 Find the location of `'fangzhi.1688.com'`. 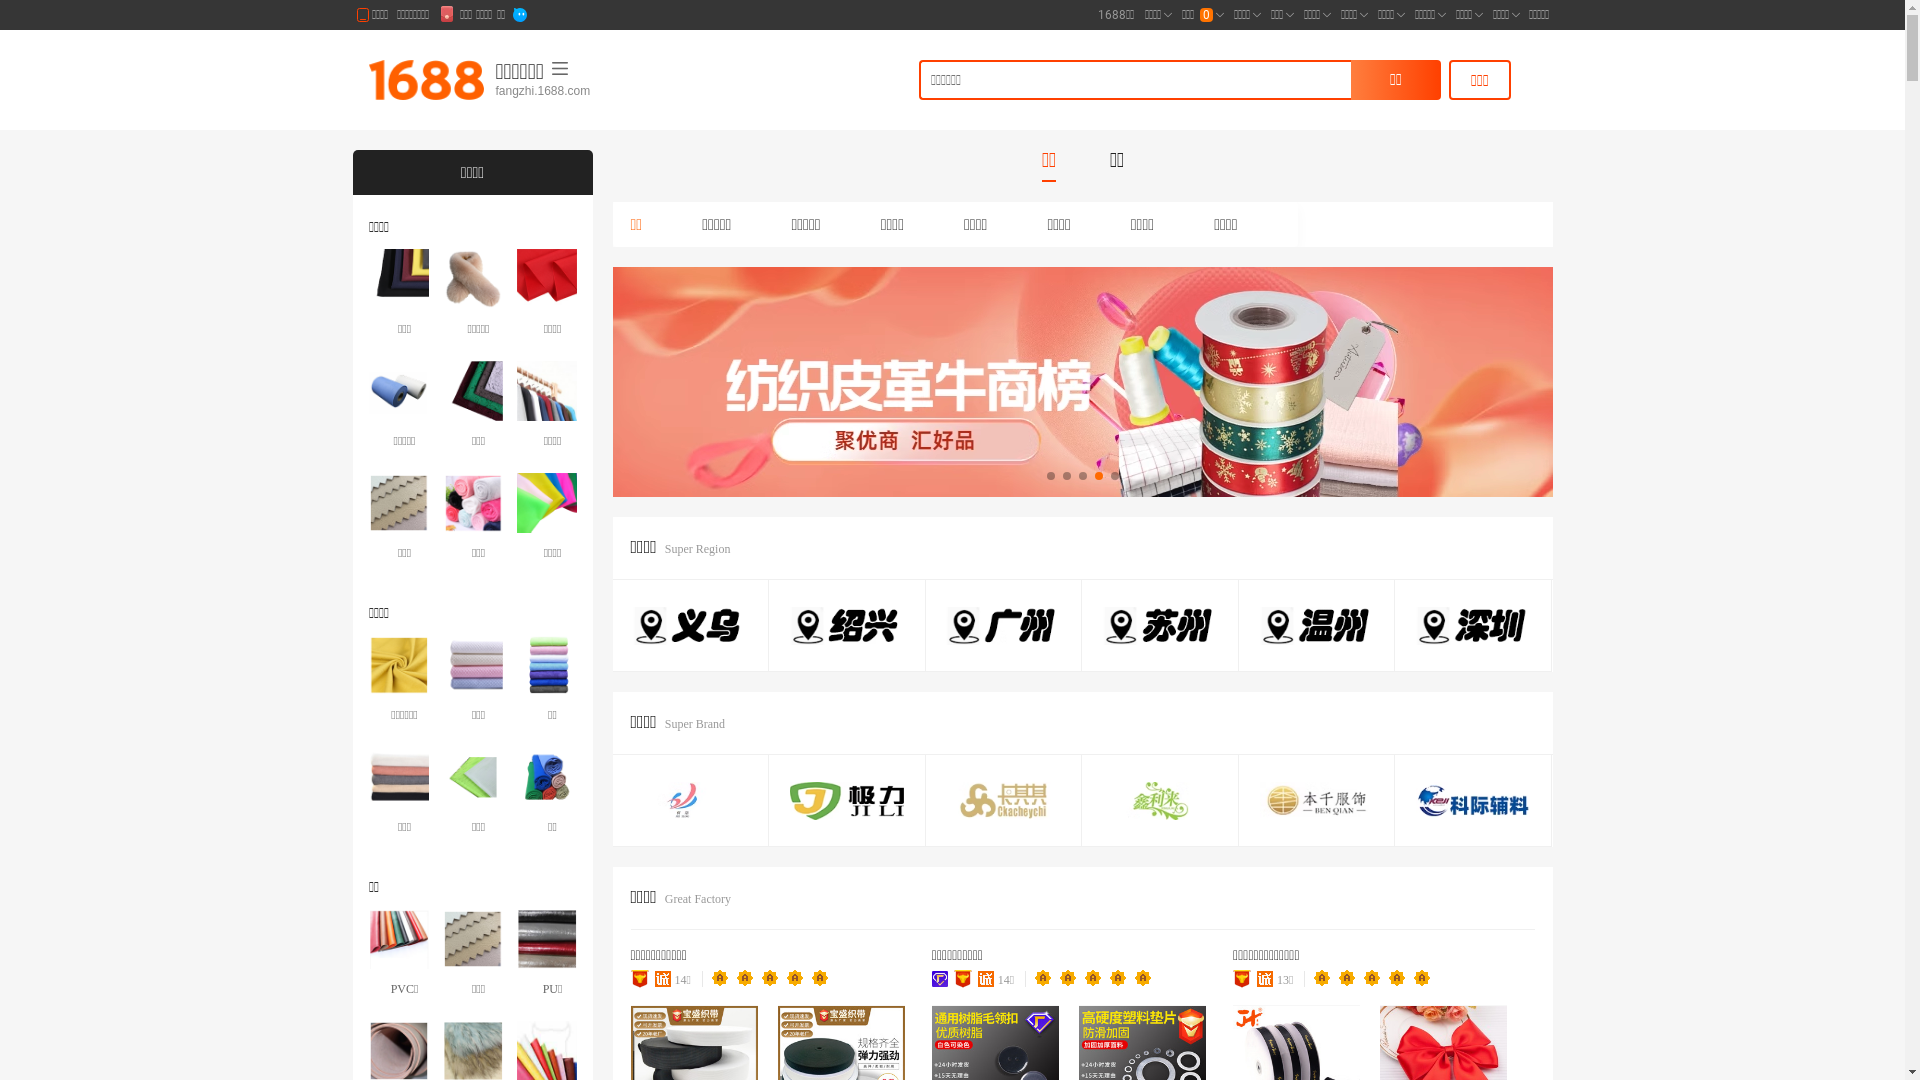

'fangzhi.1688.com' is located at coordinates (594, 91).